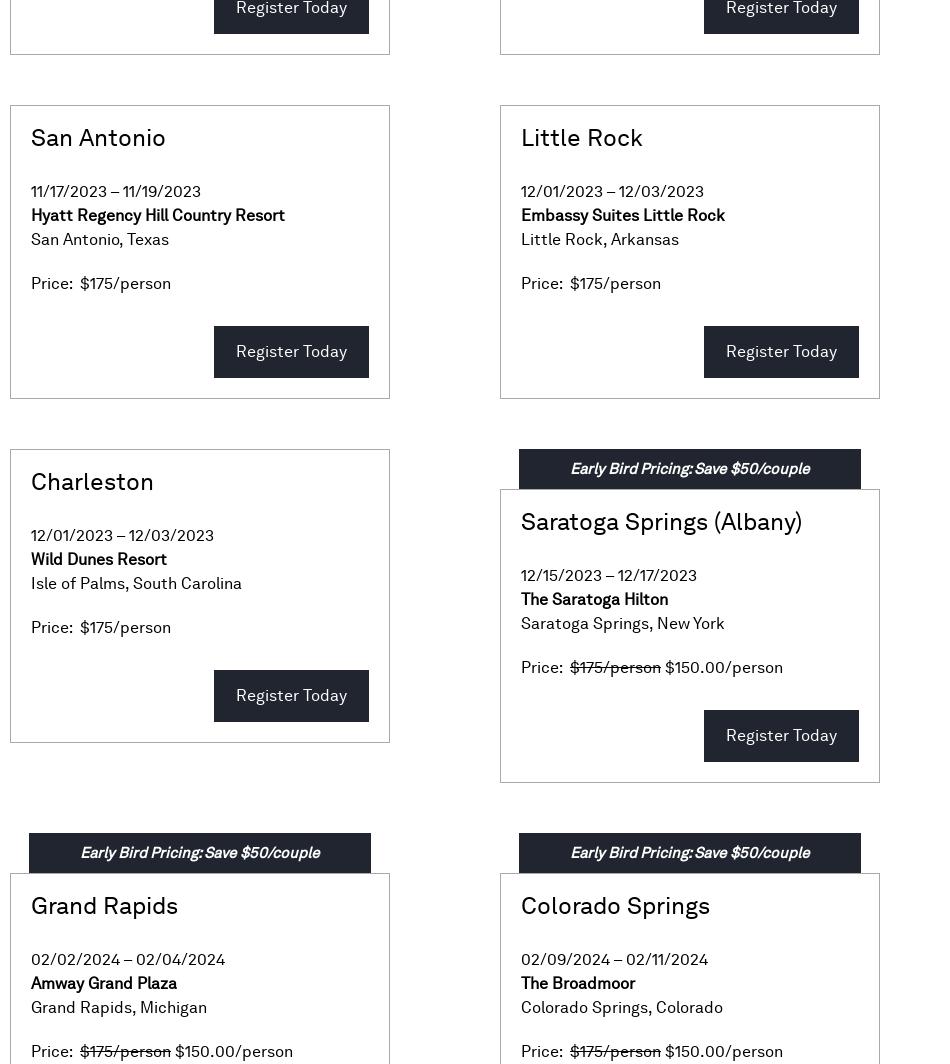  What do you see at coordinates (594, 599) in the screenshot?
I see `'The Saratoga Hilton'` at bounding box center [594, 599].